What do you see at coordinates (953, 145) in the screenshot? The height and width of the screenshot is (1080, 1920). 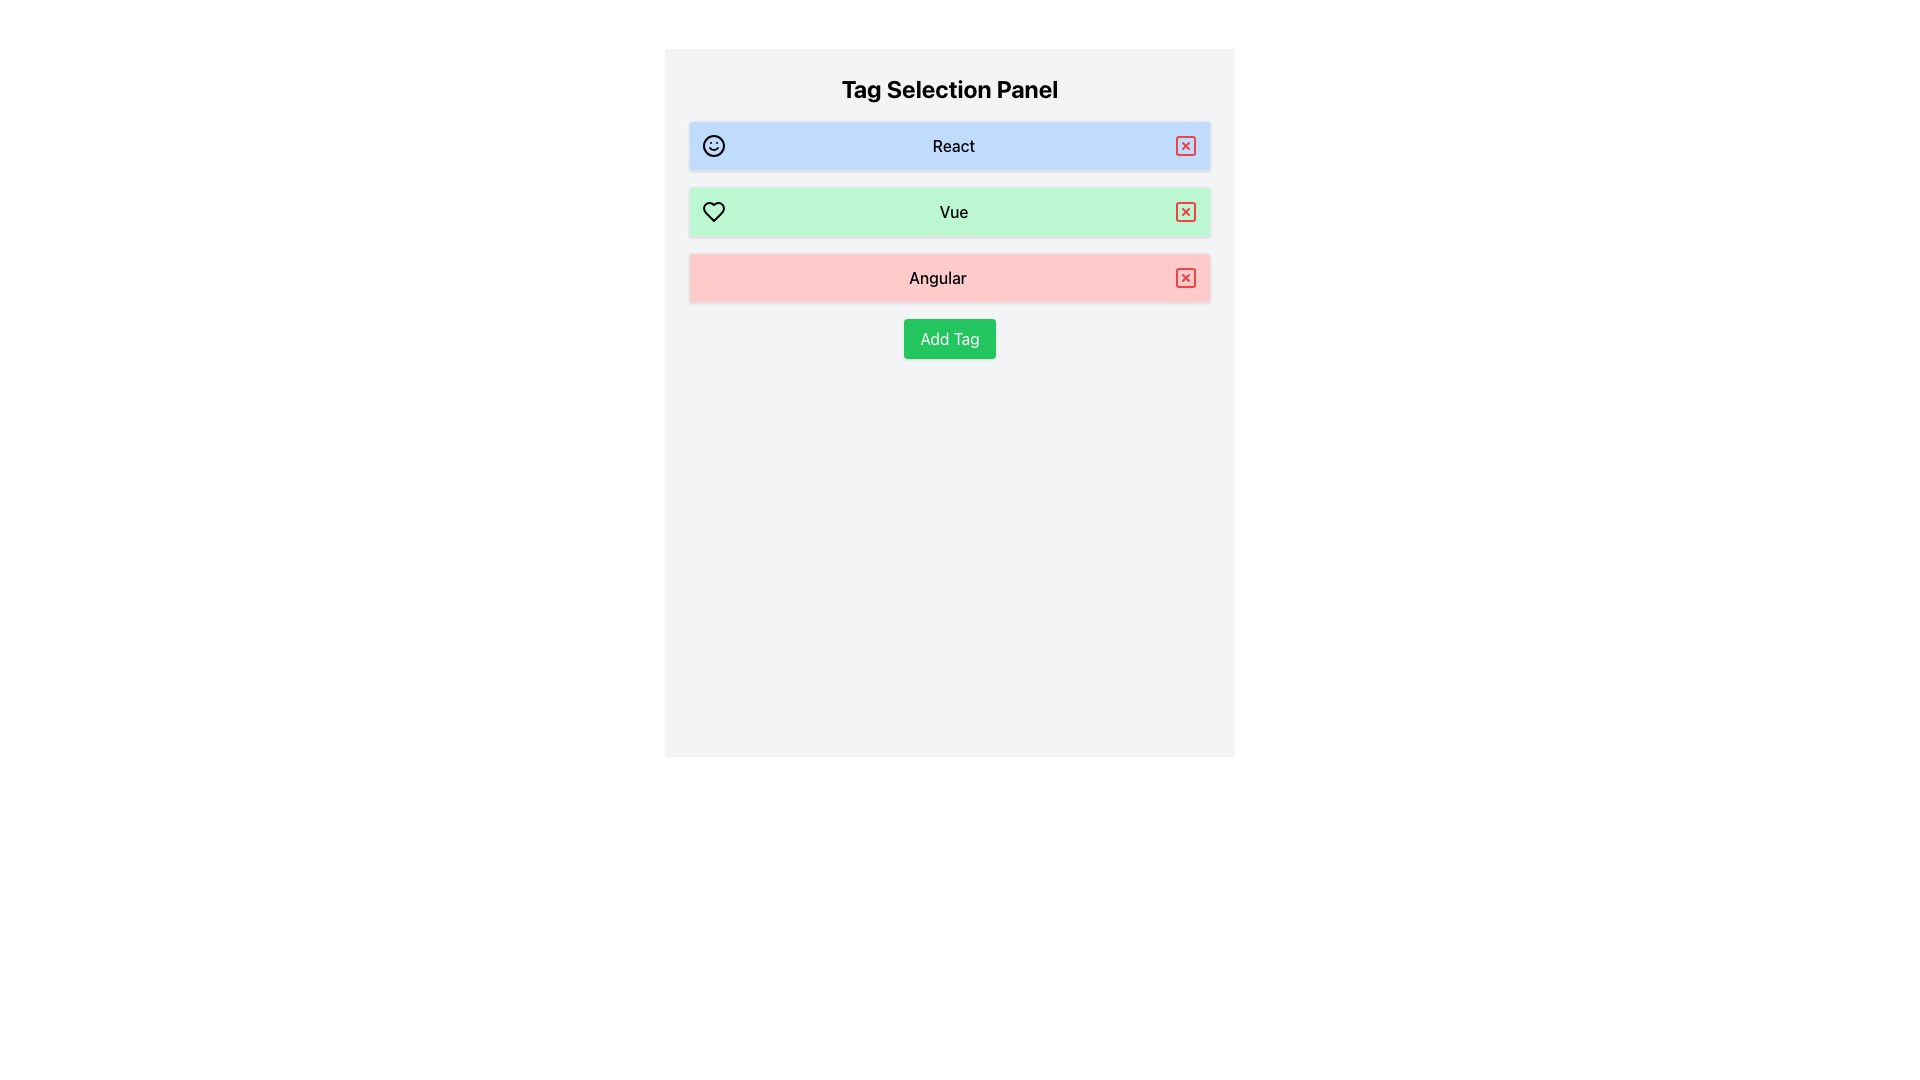 I see `the text label displaying 'React' in a bold, sans-serif font within the blue horizontal bar in the Tag Selection Panel` at bounding box center [953, 145].